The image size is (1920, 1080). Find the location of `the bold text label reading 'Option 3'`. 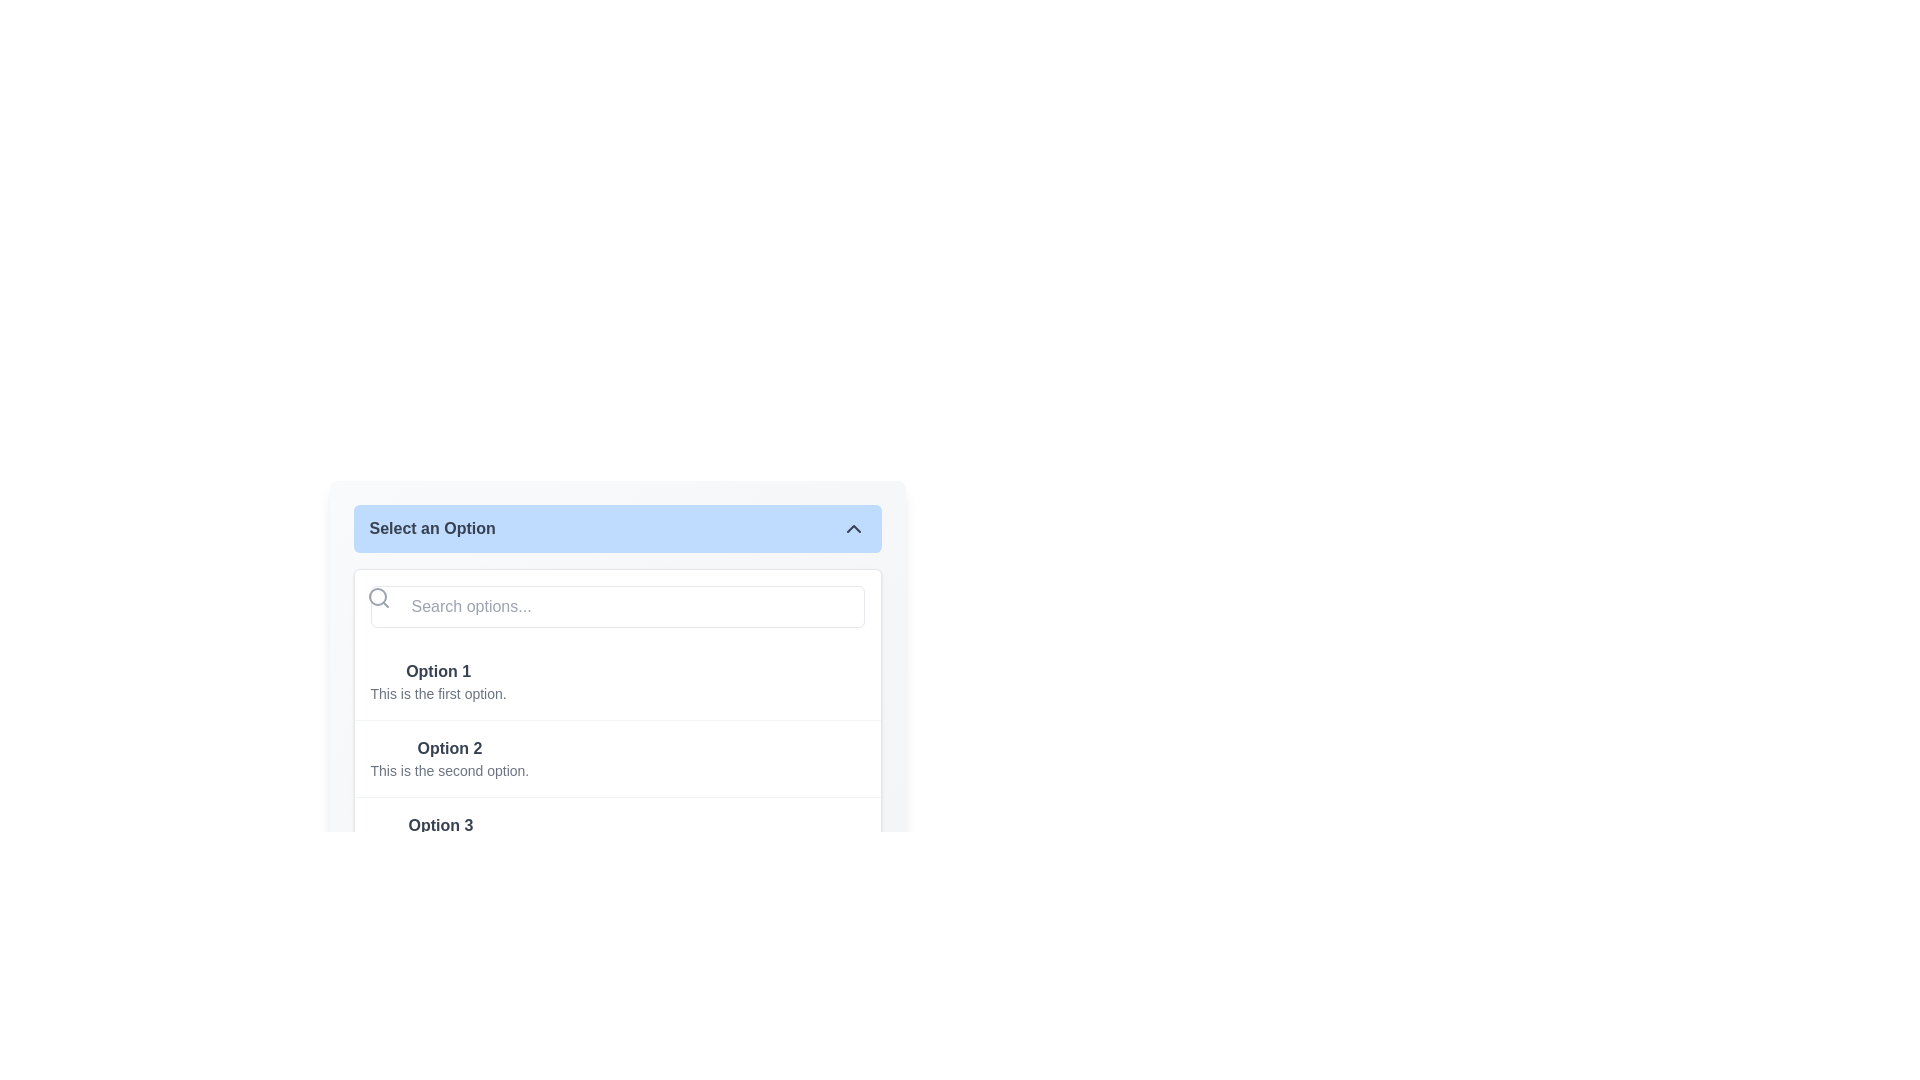

the bold text label reading 'Option 3' is located at coordinates (440, 825).